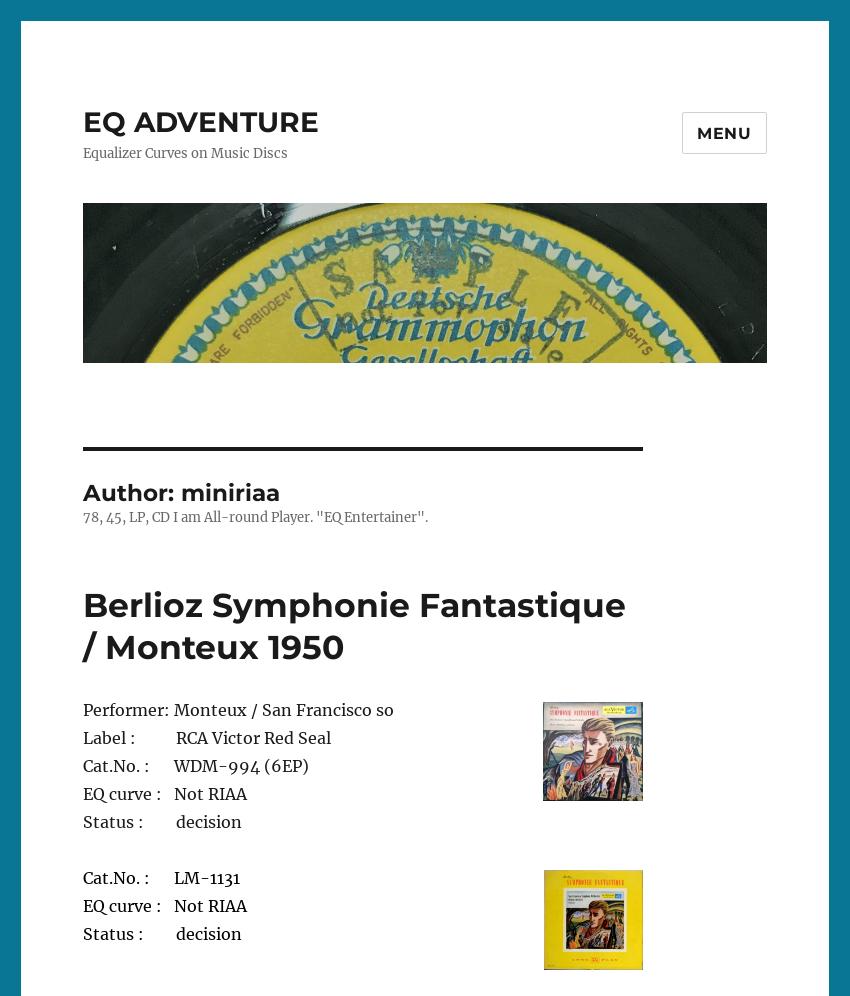  Describe the element at coordinates (161, 875) in the screenshot. I see `'Cat.No. :      LM-1131'` at that location.